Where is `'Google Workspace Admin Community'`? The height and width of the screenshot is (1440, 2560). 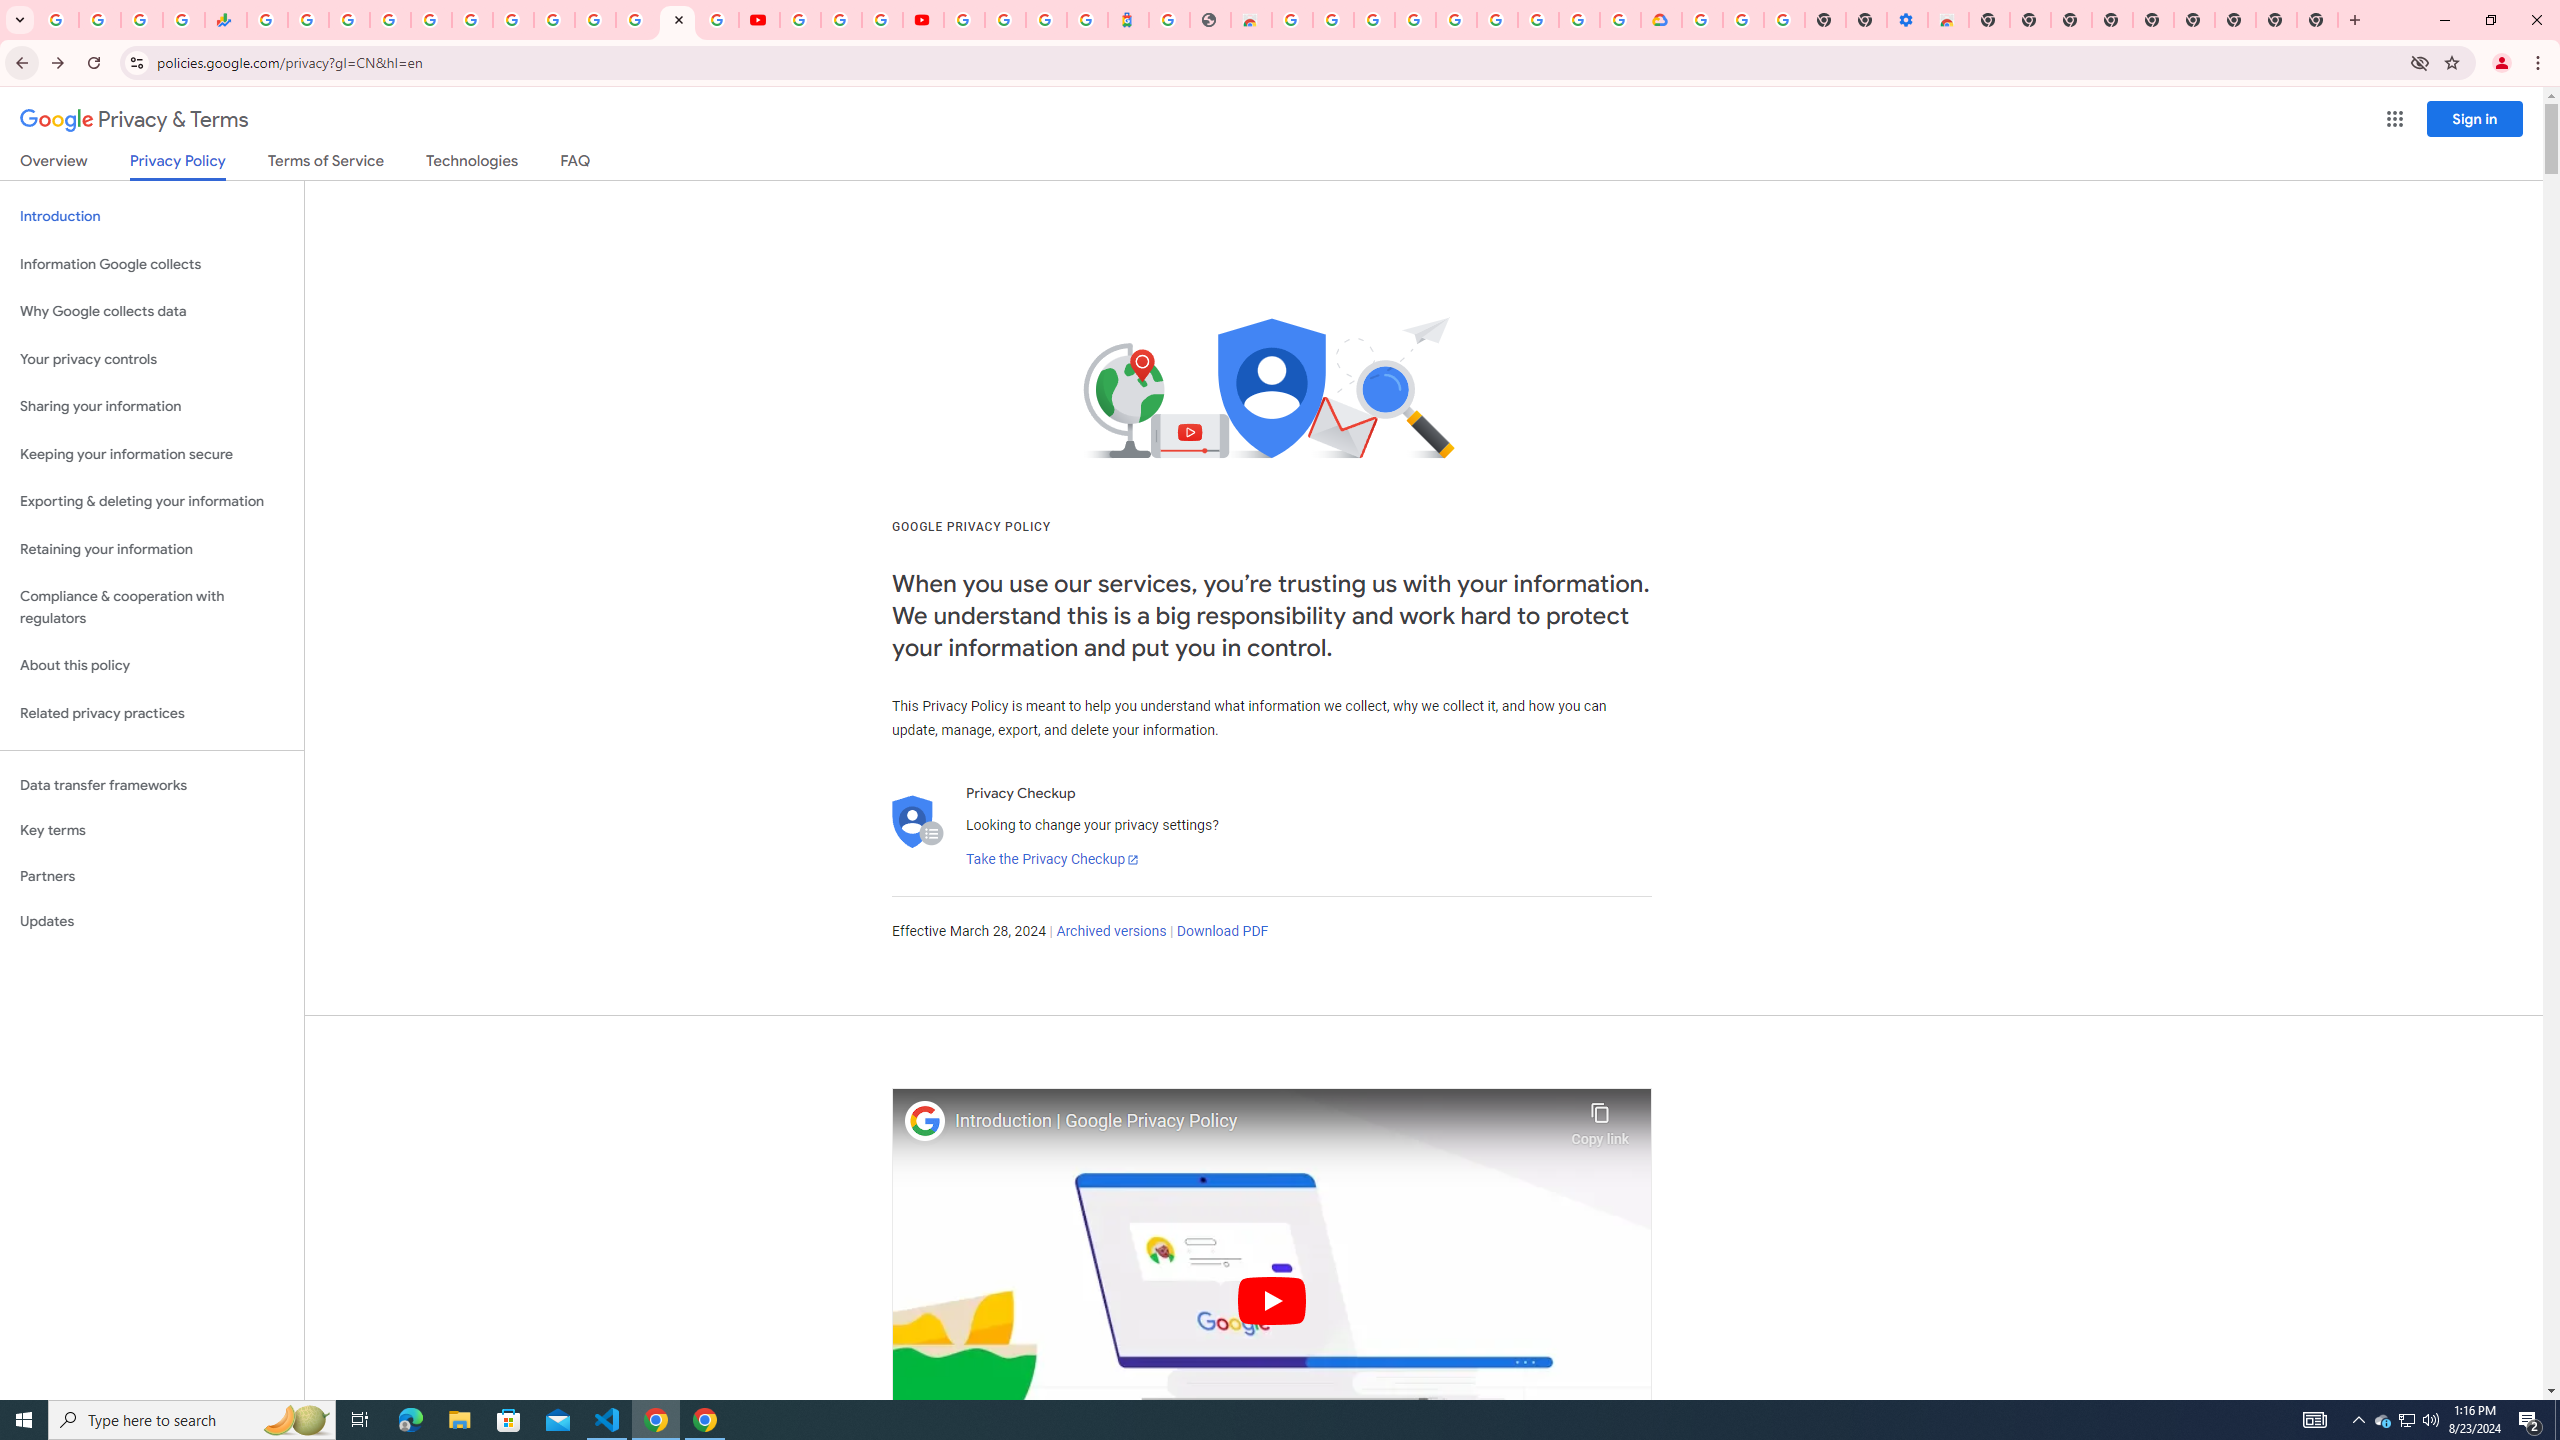 'Google Workspace Admin Community' is located at coordinates (57, 19).